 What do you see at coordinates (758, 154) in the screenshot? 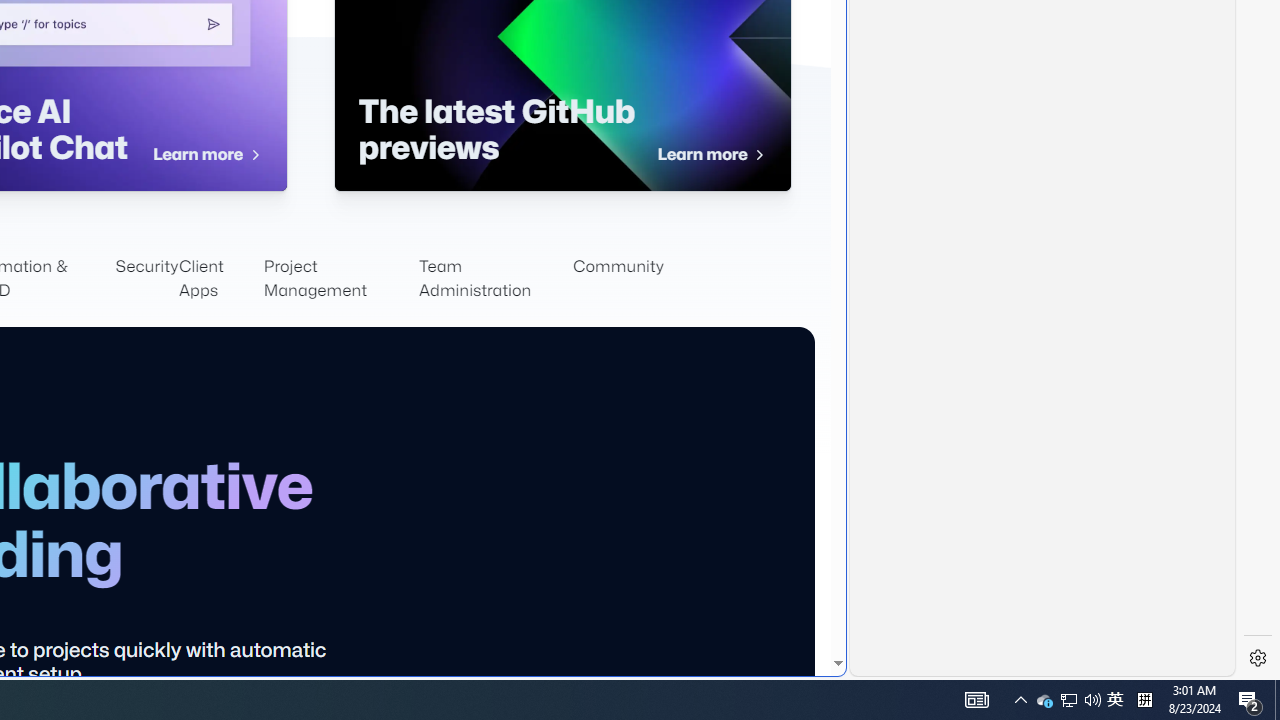
I see `'Class: octicon arrow-symbol-mktg octicon'` at bounding box center [758, 154].